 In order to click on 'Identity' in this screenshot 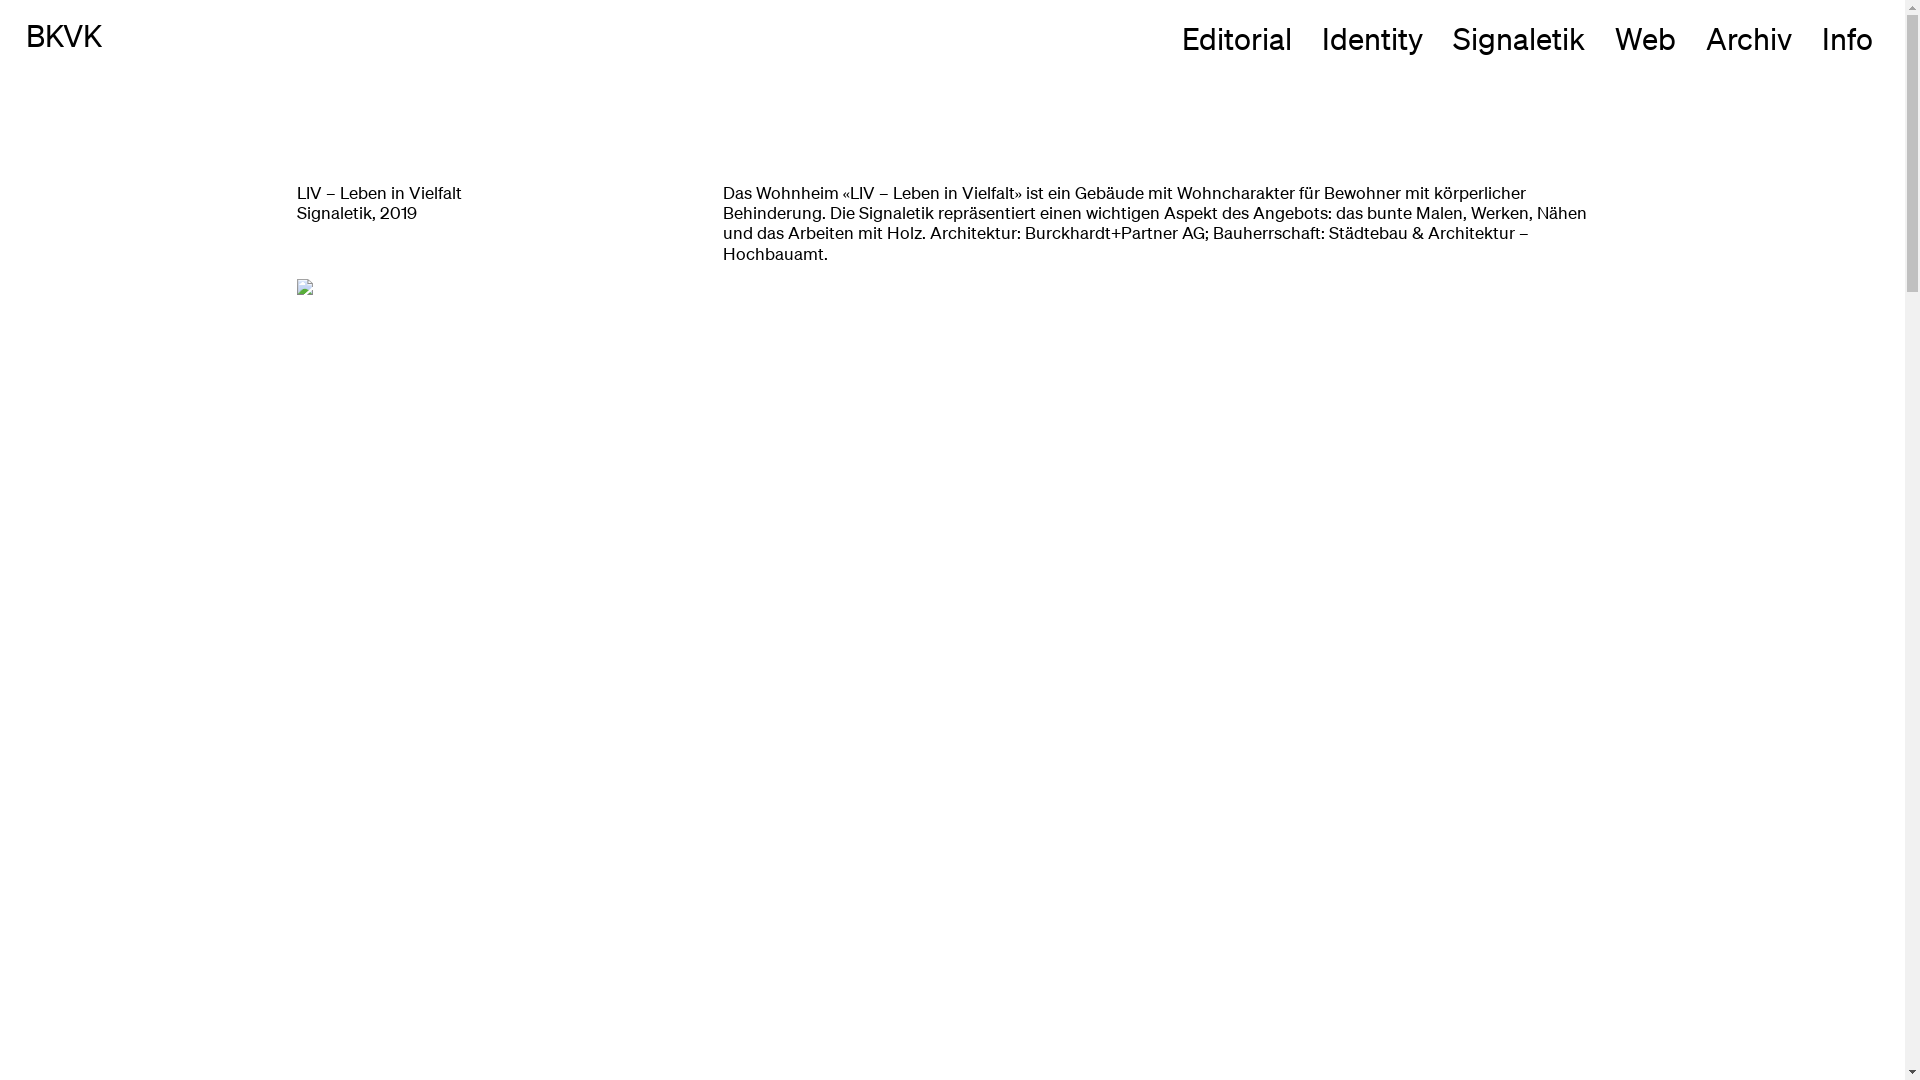, I will do `click(1371, 38)`.